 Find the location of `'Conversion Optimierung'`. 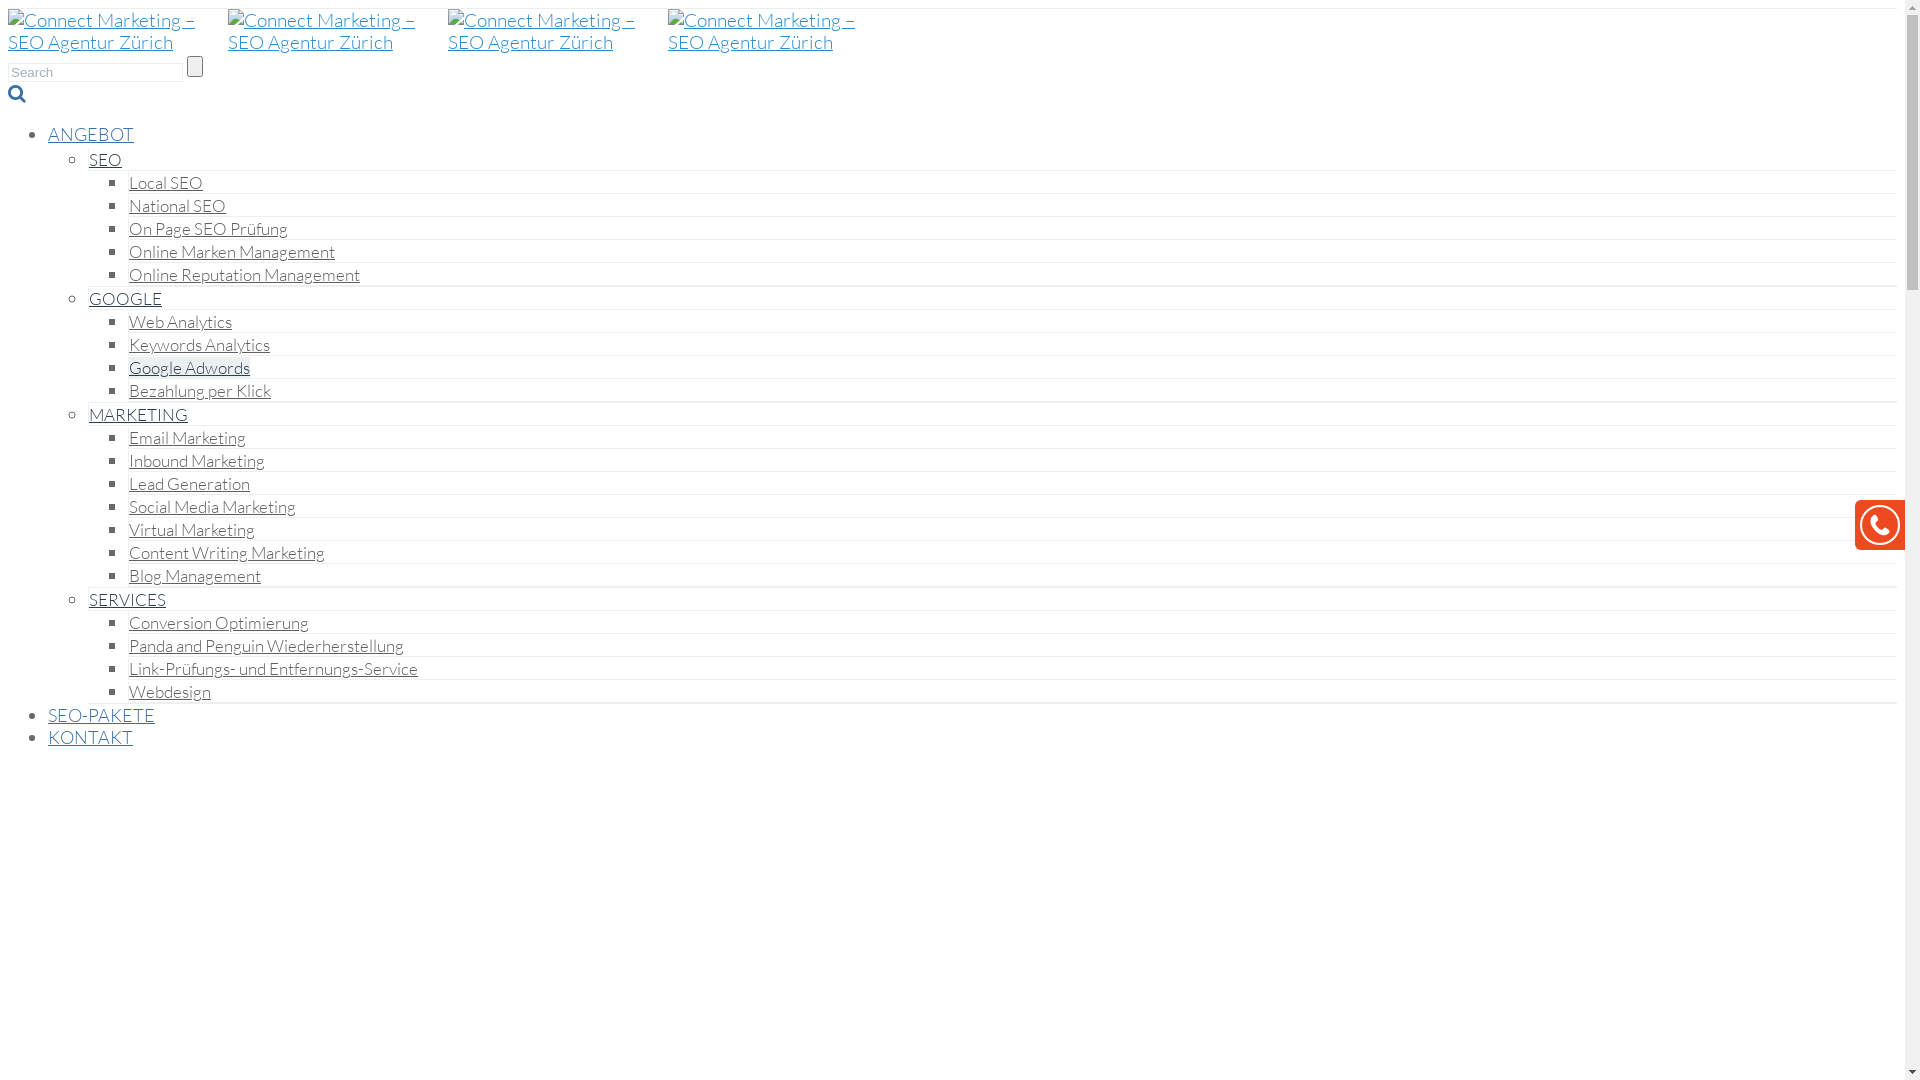

'Conversion Optimierung' is located at coordinates (218, 621).